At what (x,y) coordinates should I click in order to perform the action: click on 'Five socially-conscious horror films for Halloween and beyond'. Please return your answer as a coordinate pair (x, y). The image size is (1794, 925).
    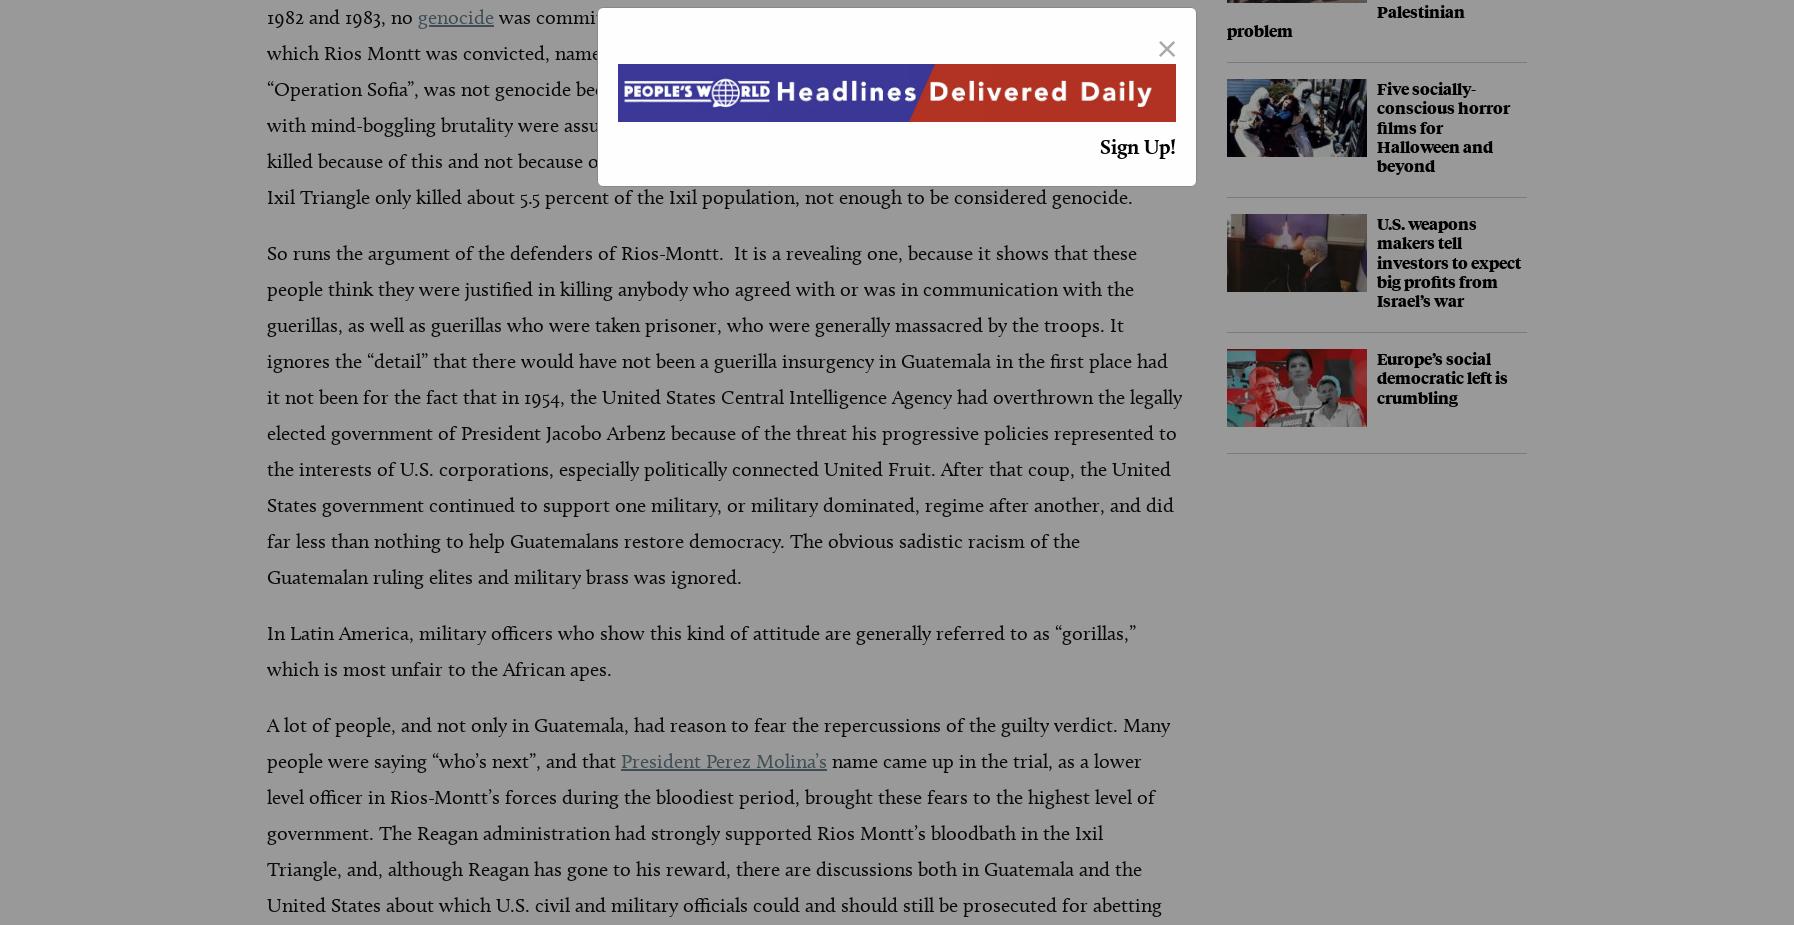
    Looking at the image, I should click on (1443, 126).